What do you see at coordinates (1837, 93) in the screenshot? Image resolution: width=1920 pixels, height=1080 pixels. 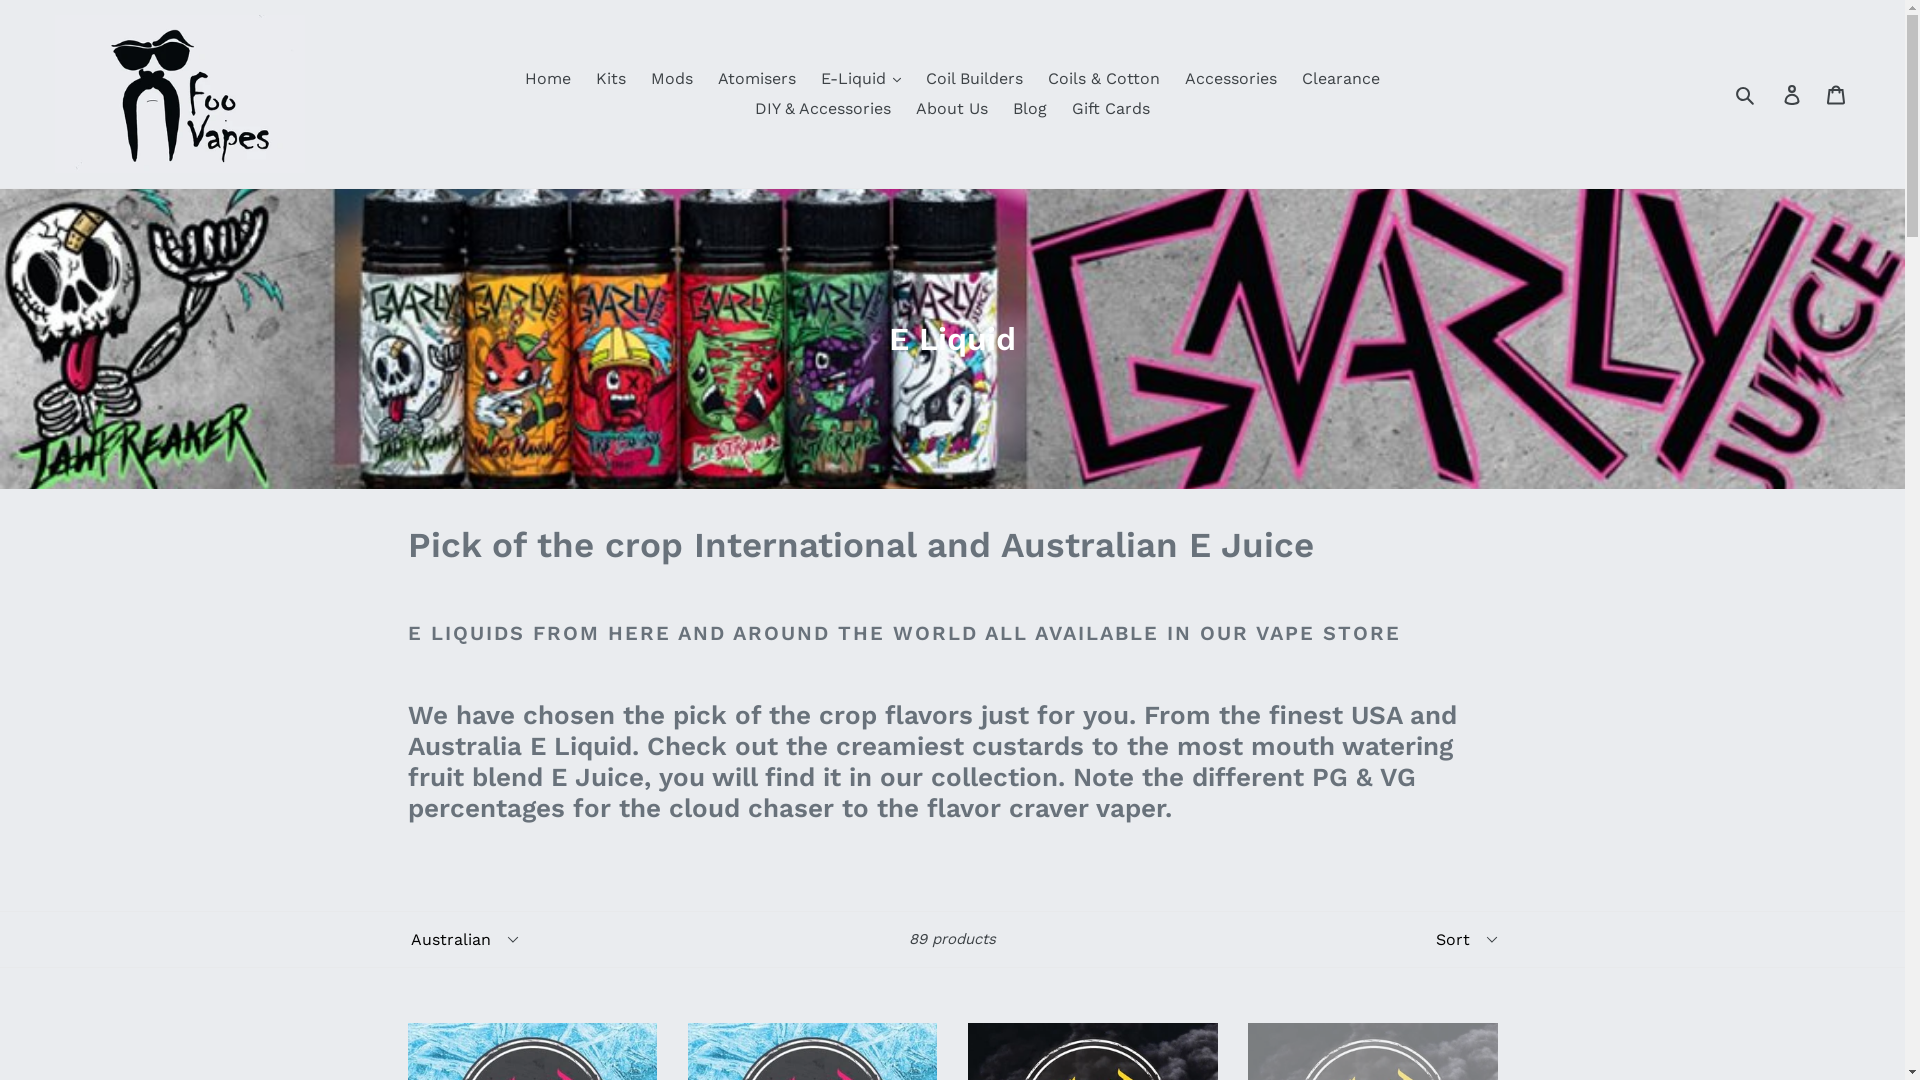 I see `'Cart'` at bounding box center [1837, 93].